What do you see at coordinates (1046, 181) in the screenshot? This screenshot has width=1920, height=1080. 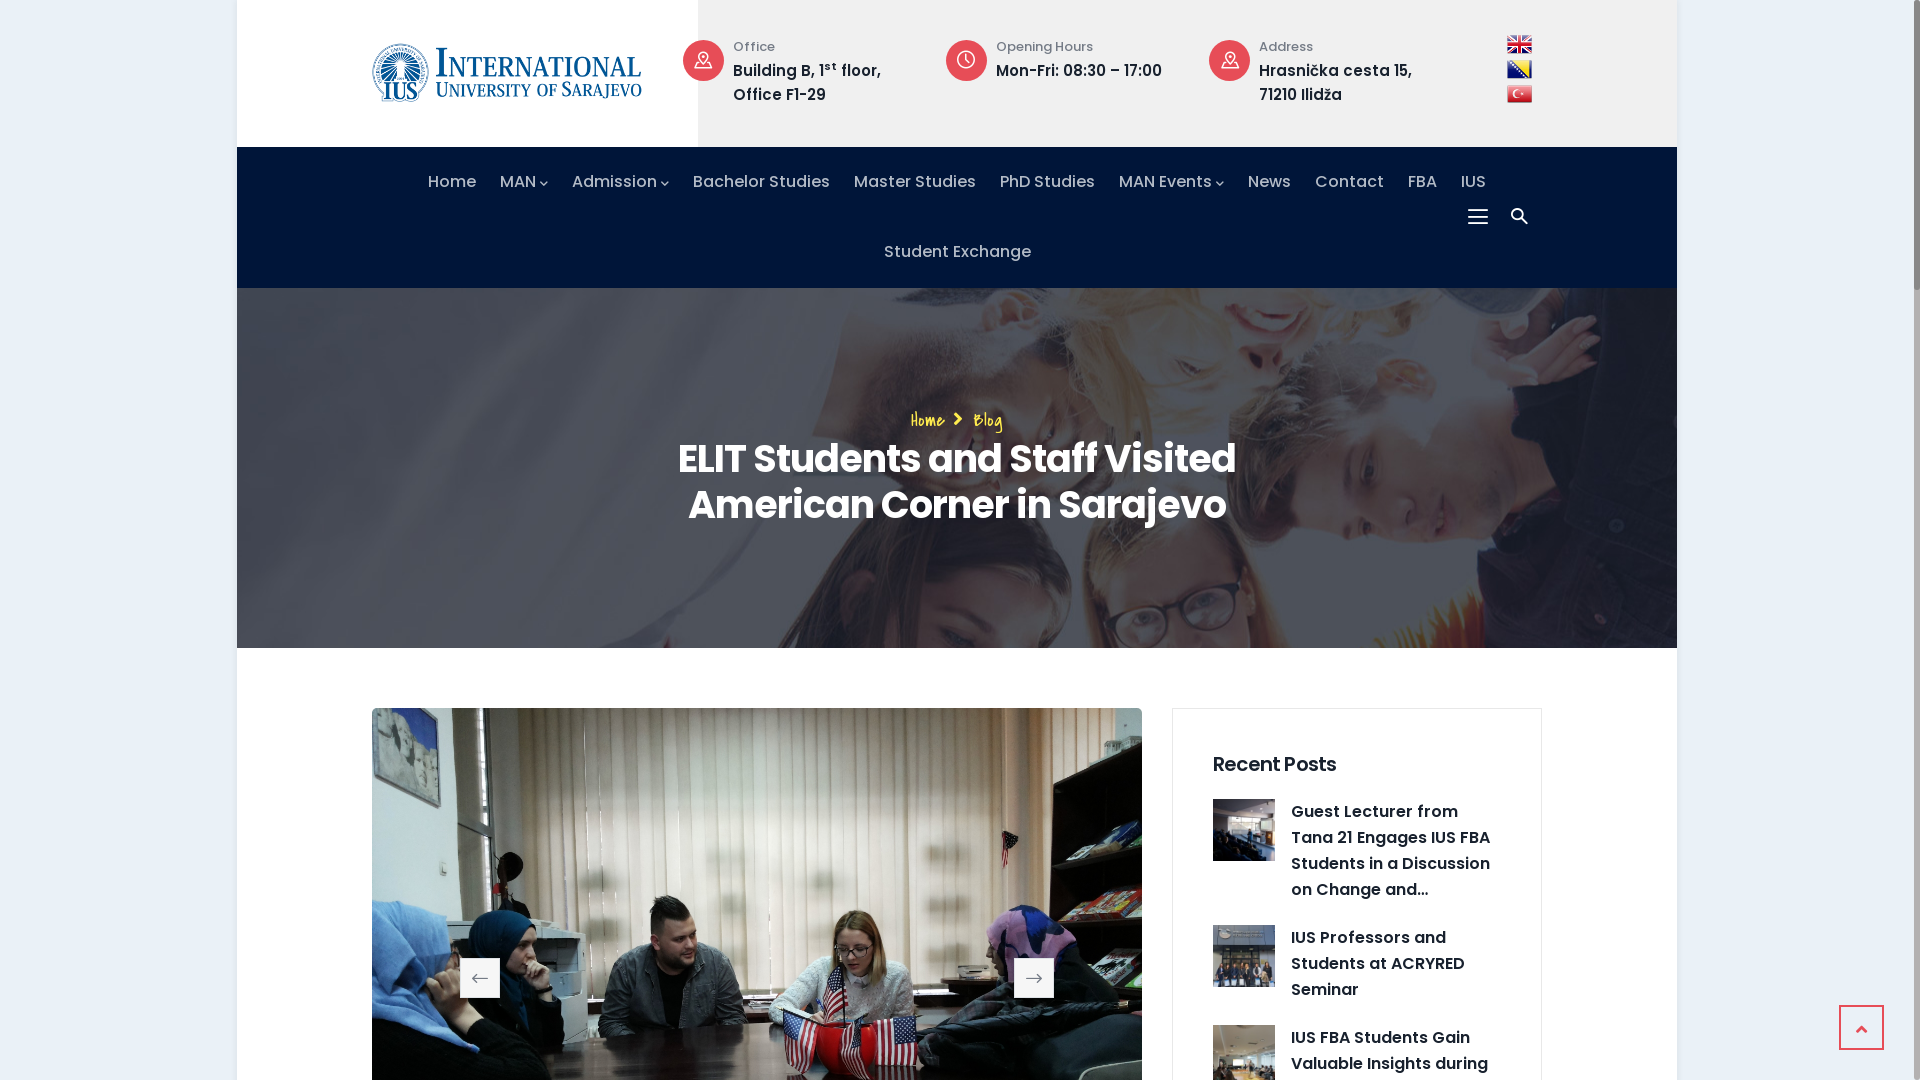 I see `'PhD Studies'` at bounding box center [1046, 181].